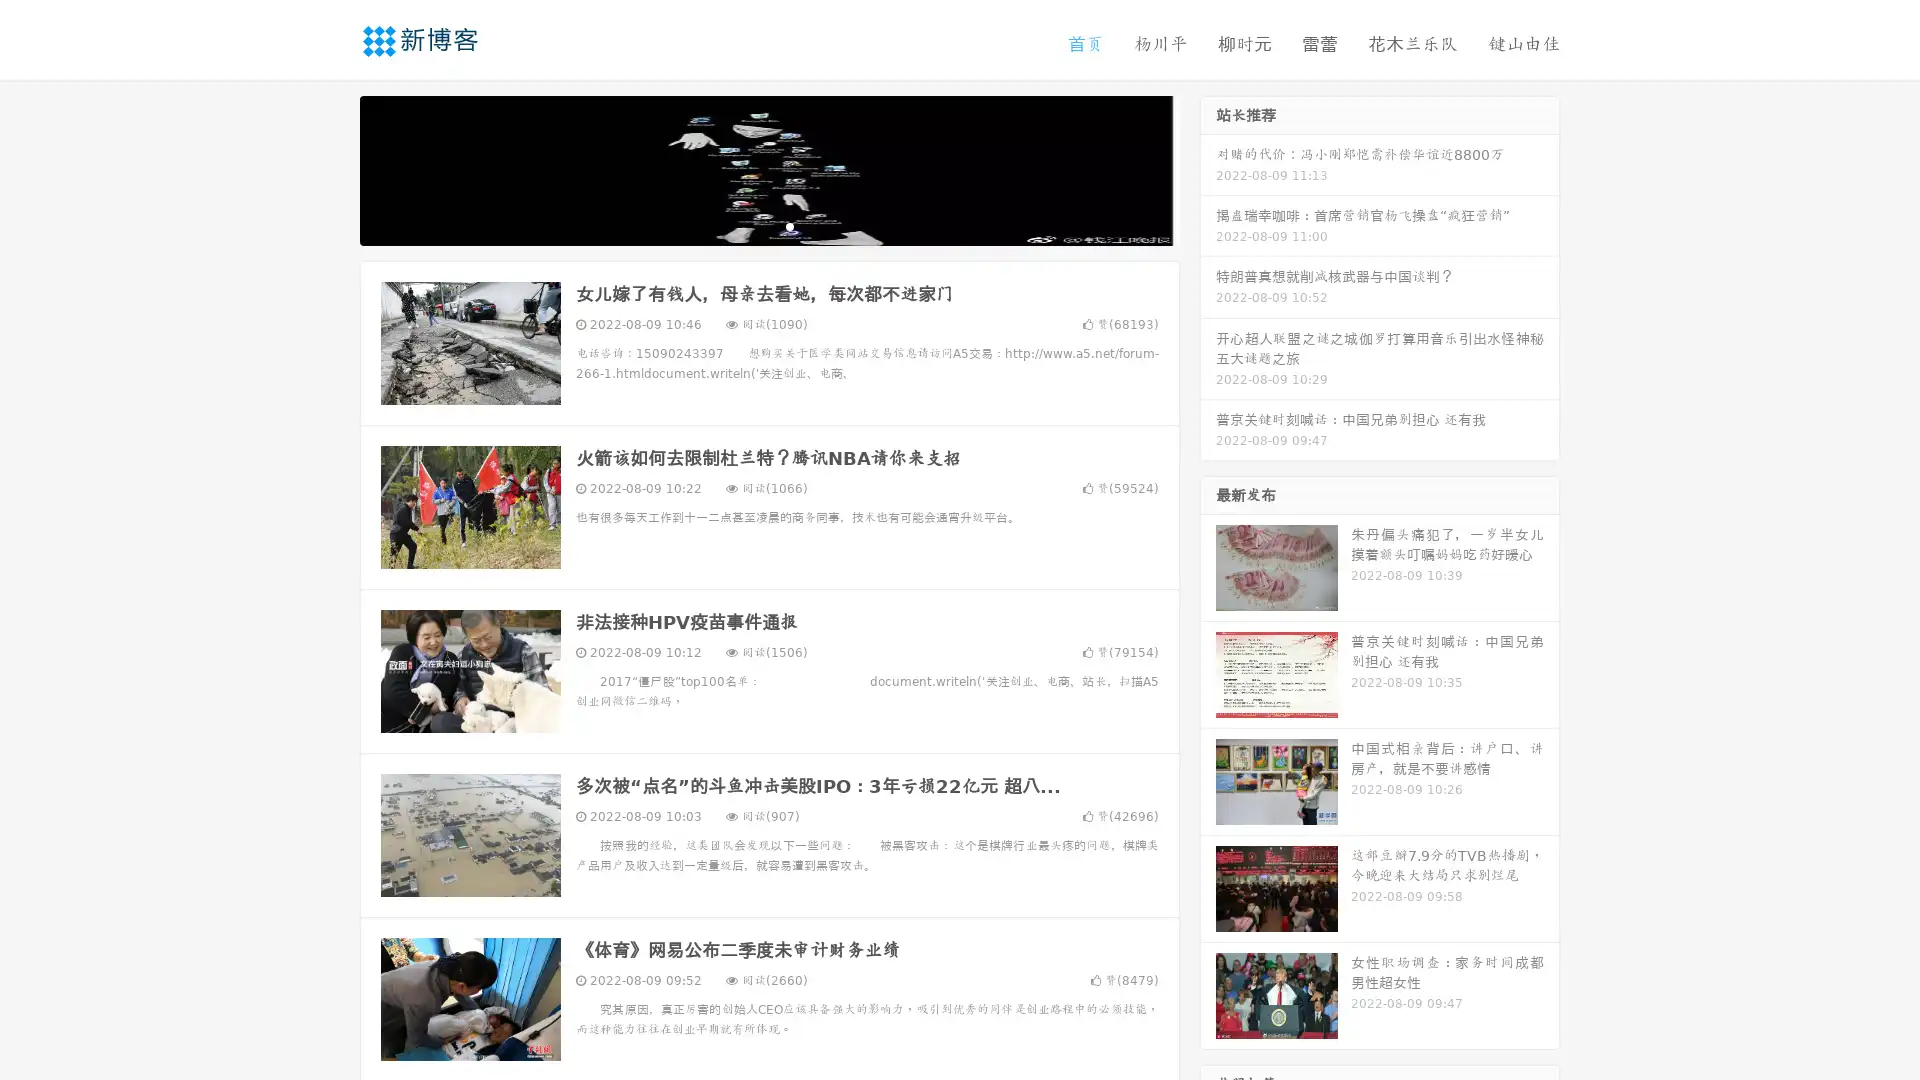  I want to click on Next slide, so click(1208, 168).